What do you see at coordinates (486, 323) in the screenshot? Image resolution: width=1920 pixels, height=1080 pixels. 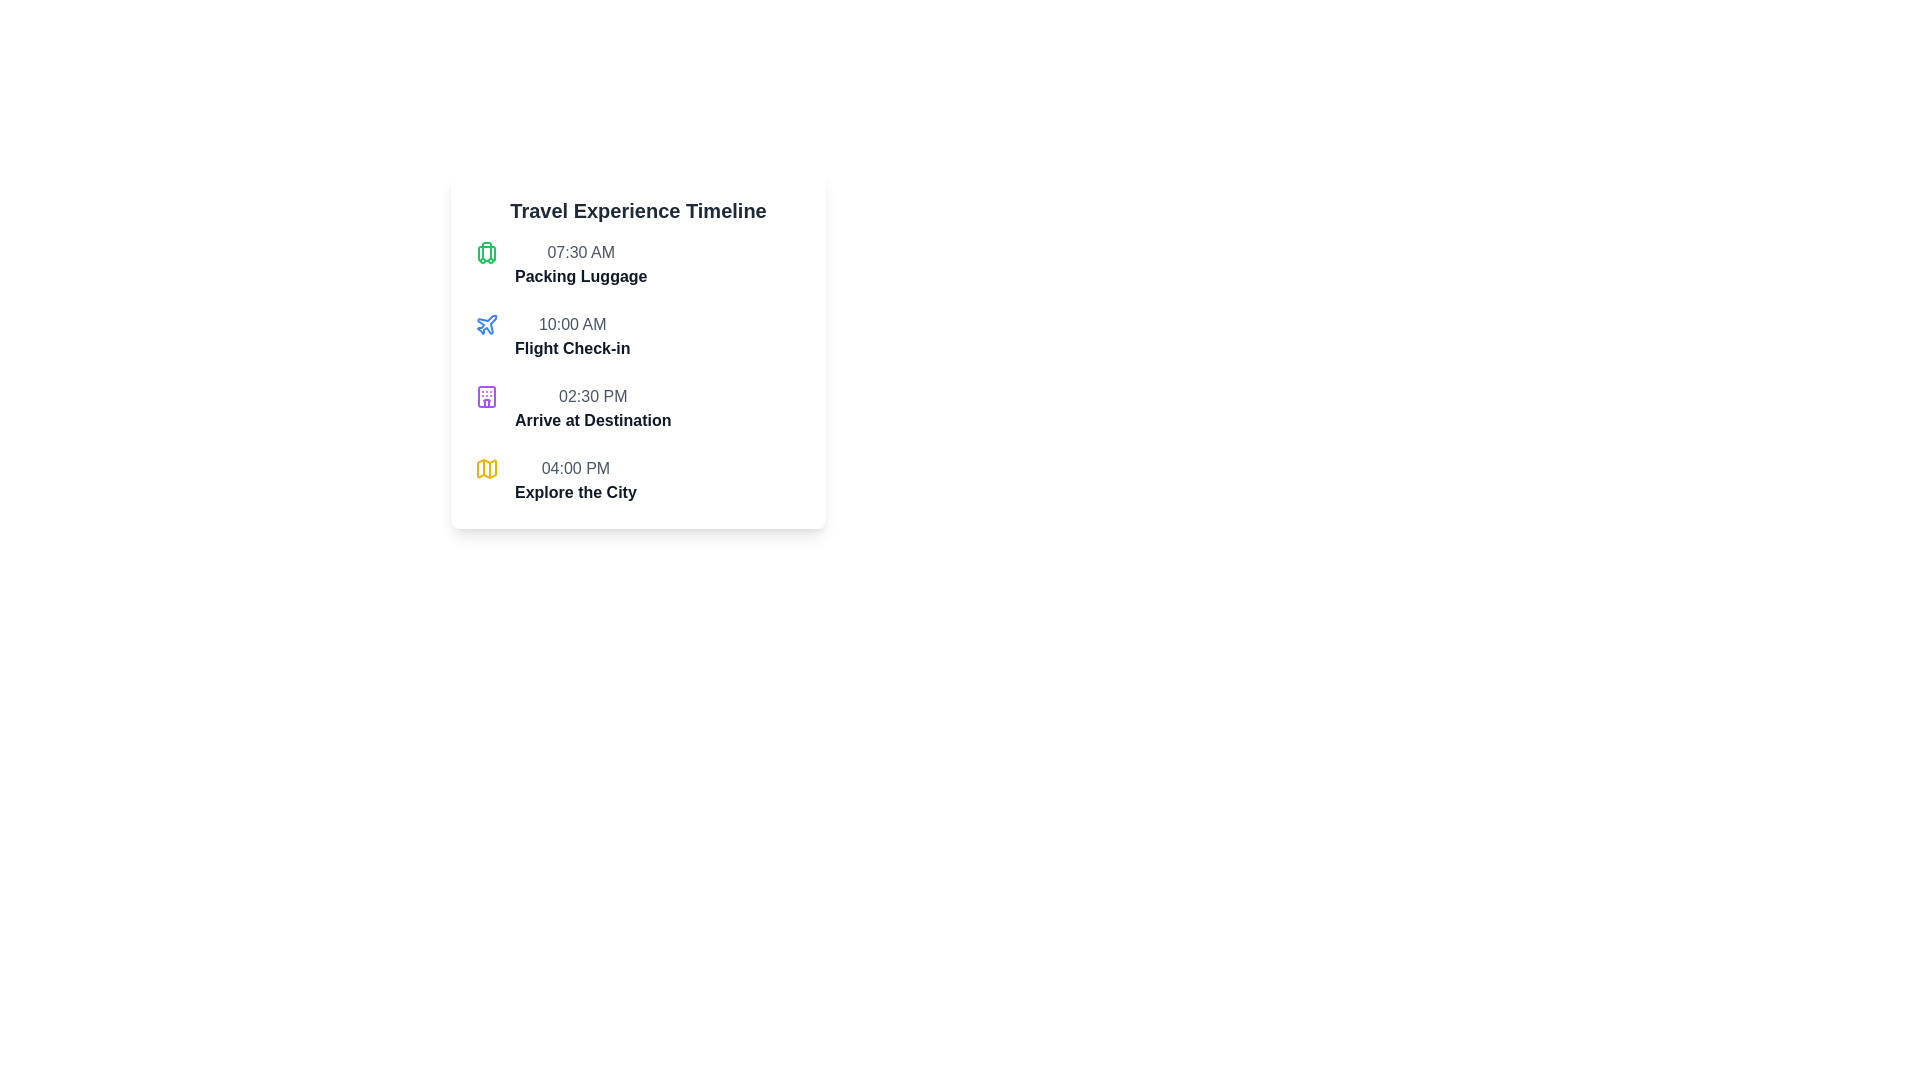 I see `the static visual indicator representing the 'Flight Check-in' event at the leftmost side of the '10:00 AM Flight Check-in' entry in the timeline` at bounding box center [486, 323].